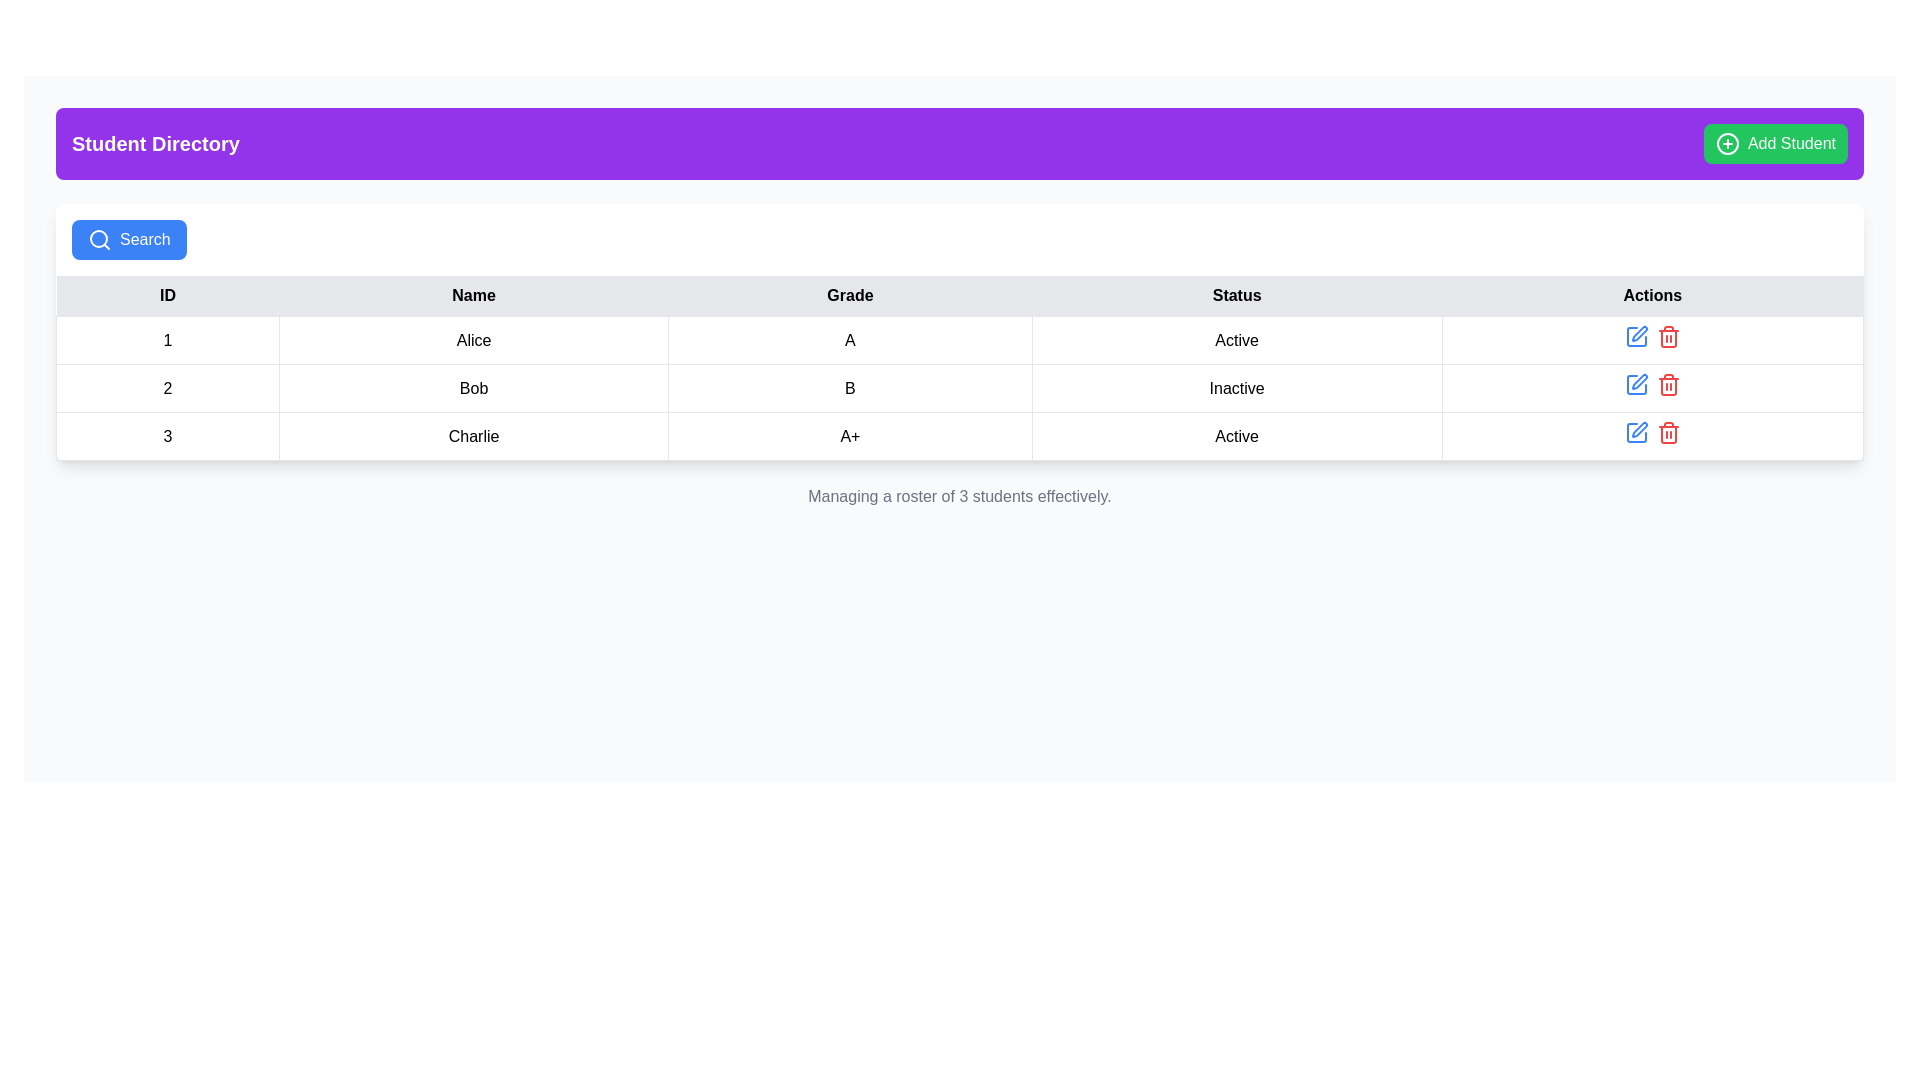  I want to click on on the second row of the user information table, which displays ID: 2, Name: Bob, Grade: B, Status: Inactive, so click(960, 388).